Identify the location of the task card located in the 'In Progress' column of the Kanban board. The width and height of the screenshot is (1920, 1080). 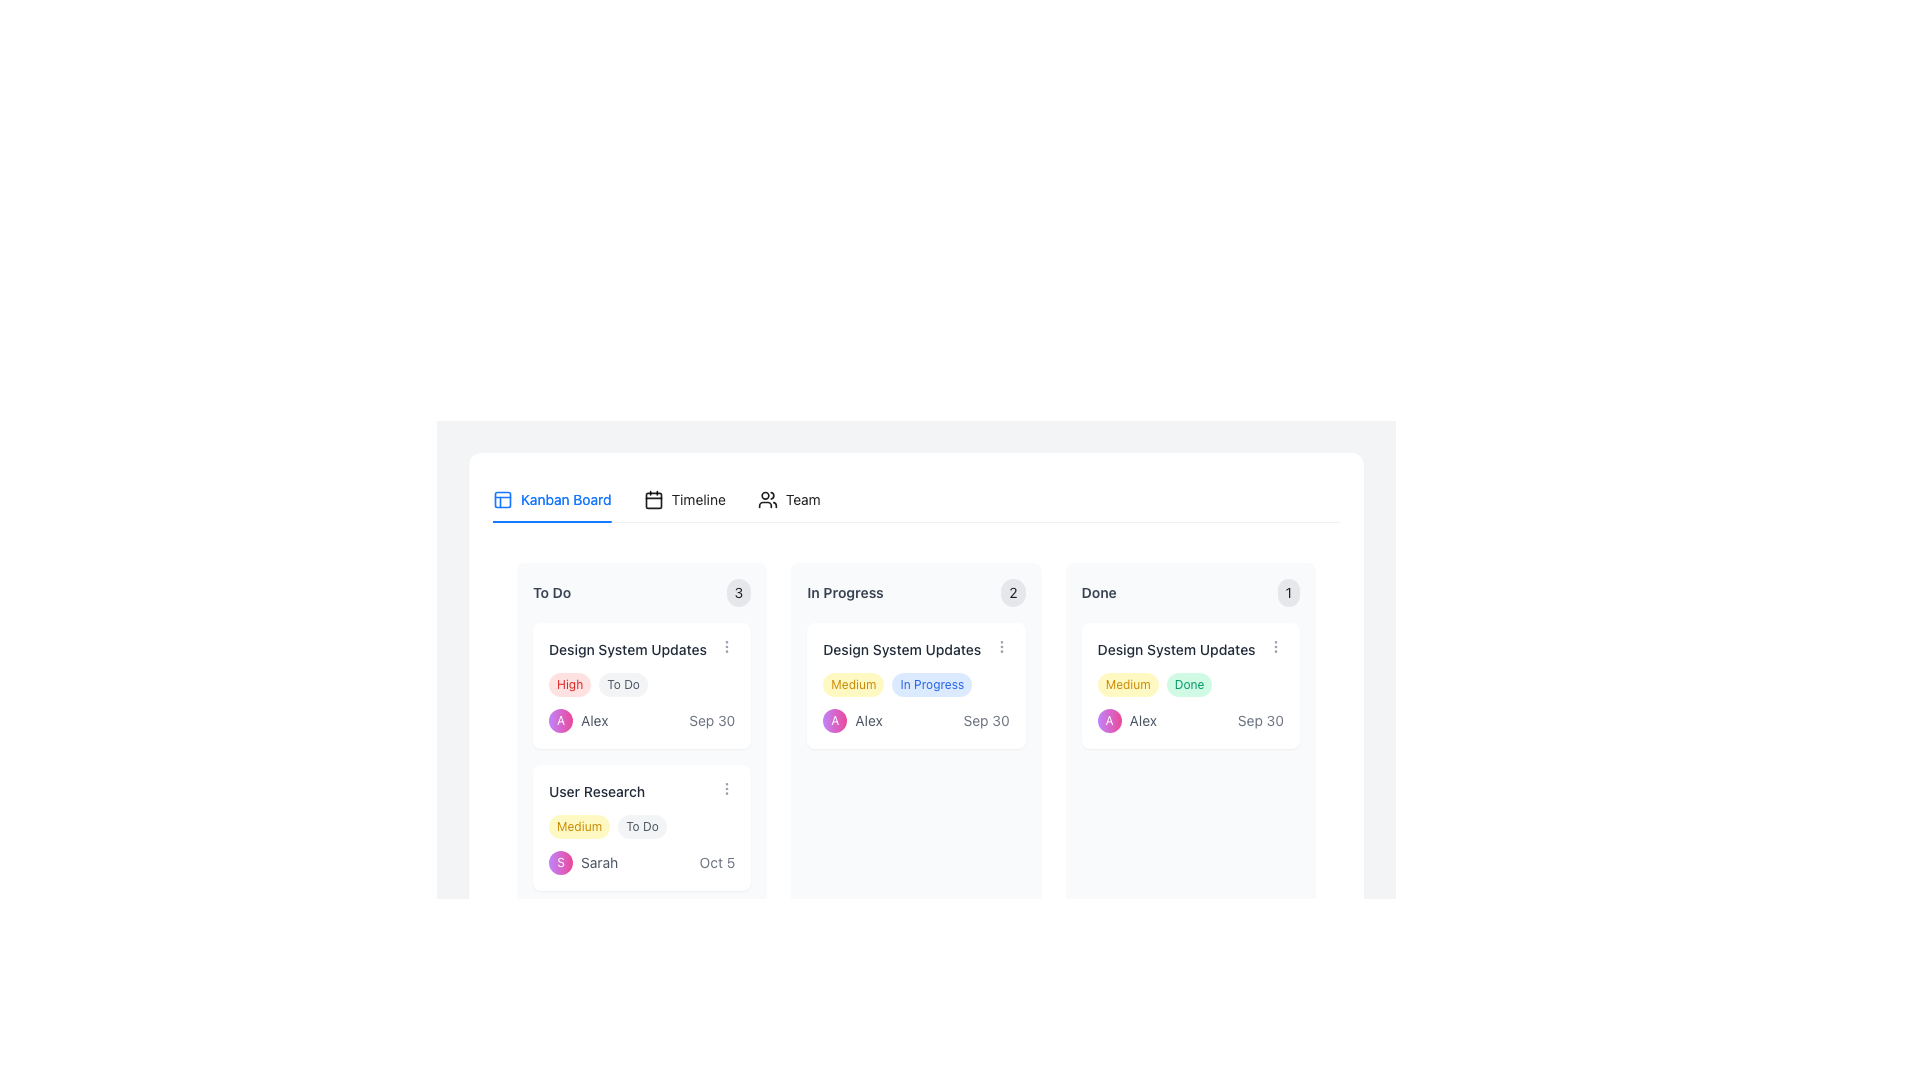
(915, 743).